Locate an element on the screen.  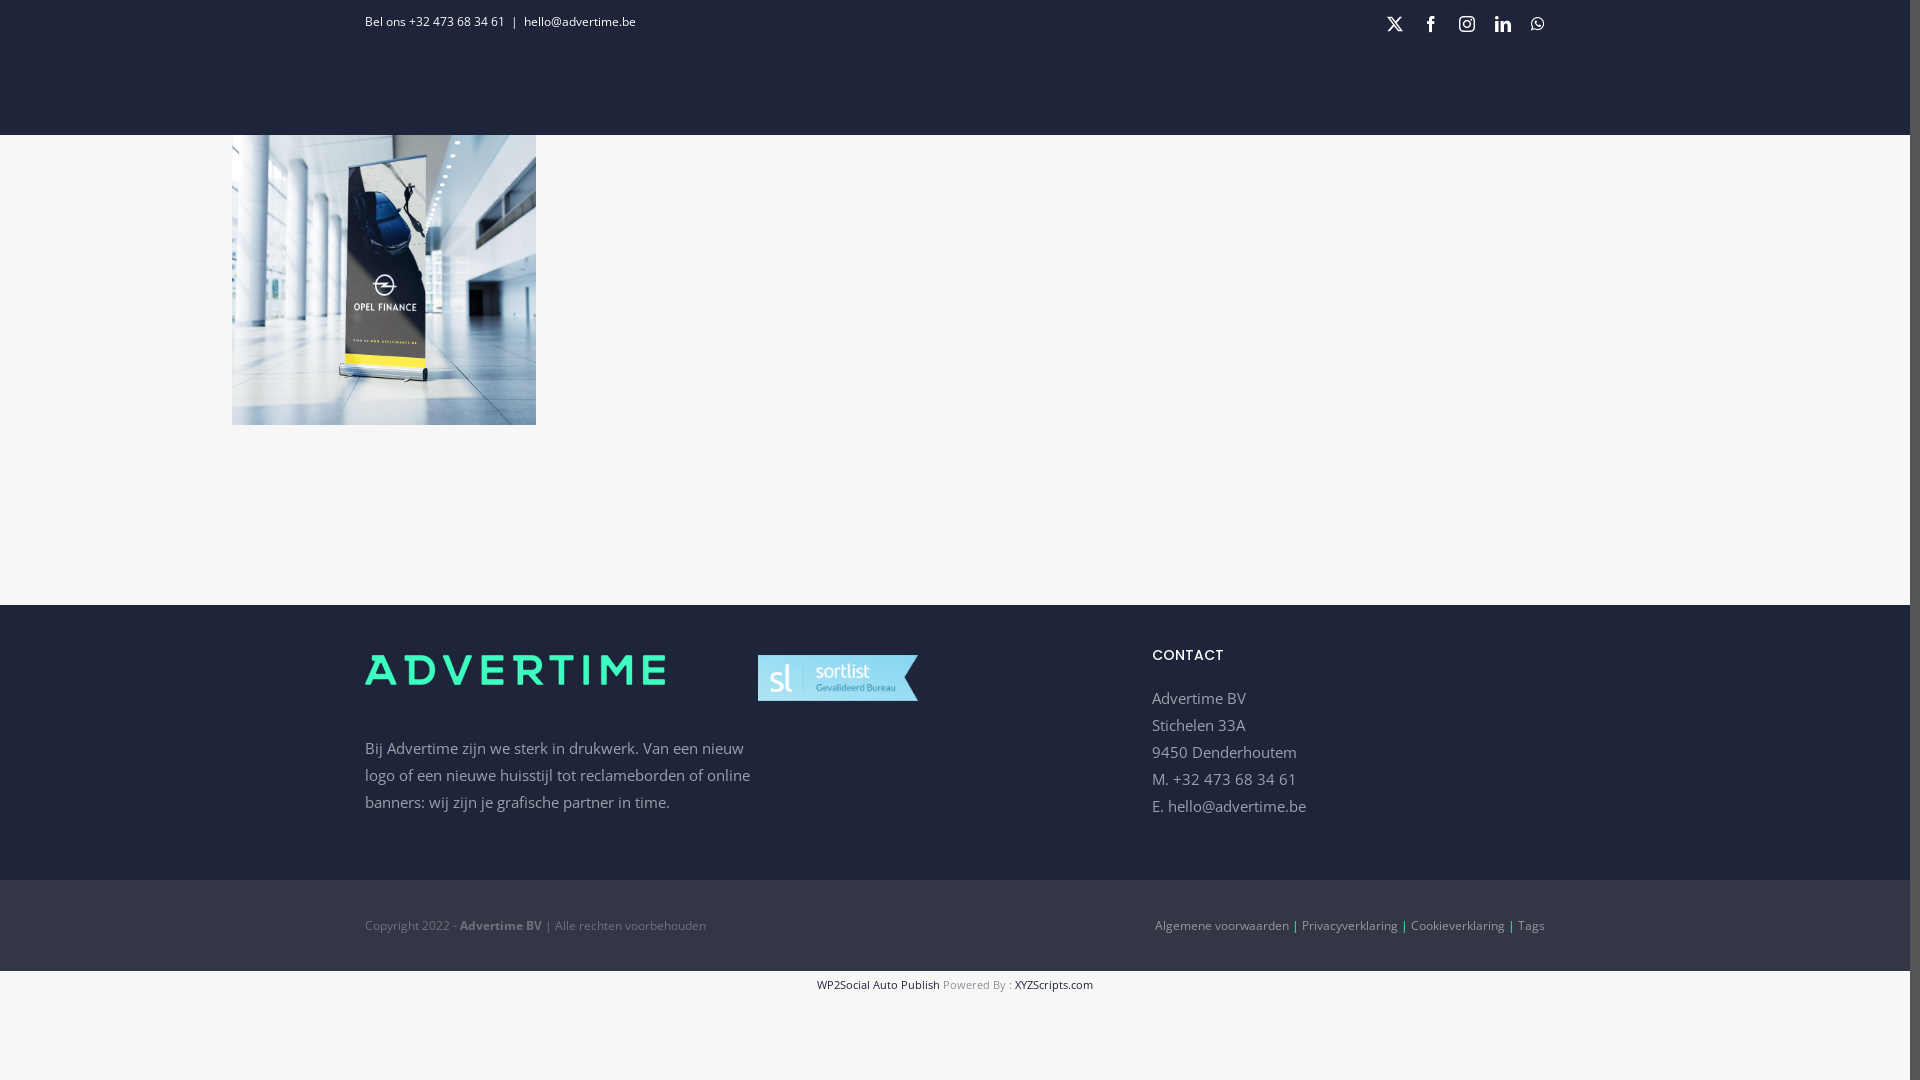
'LinkedIn' is located at coordinates (1502, 23).